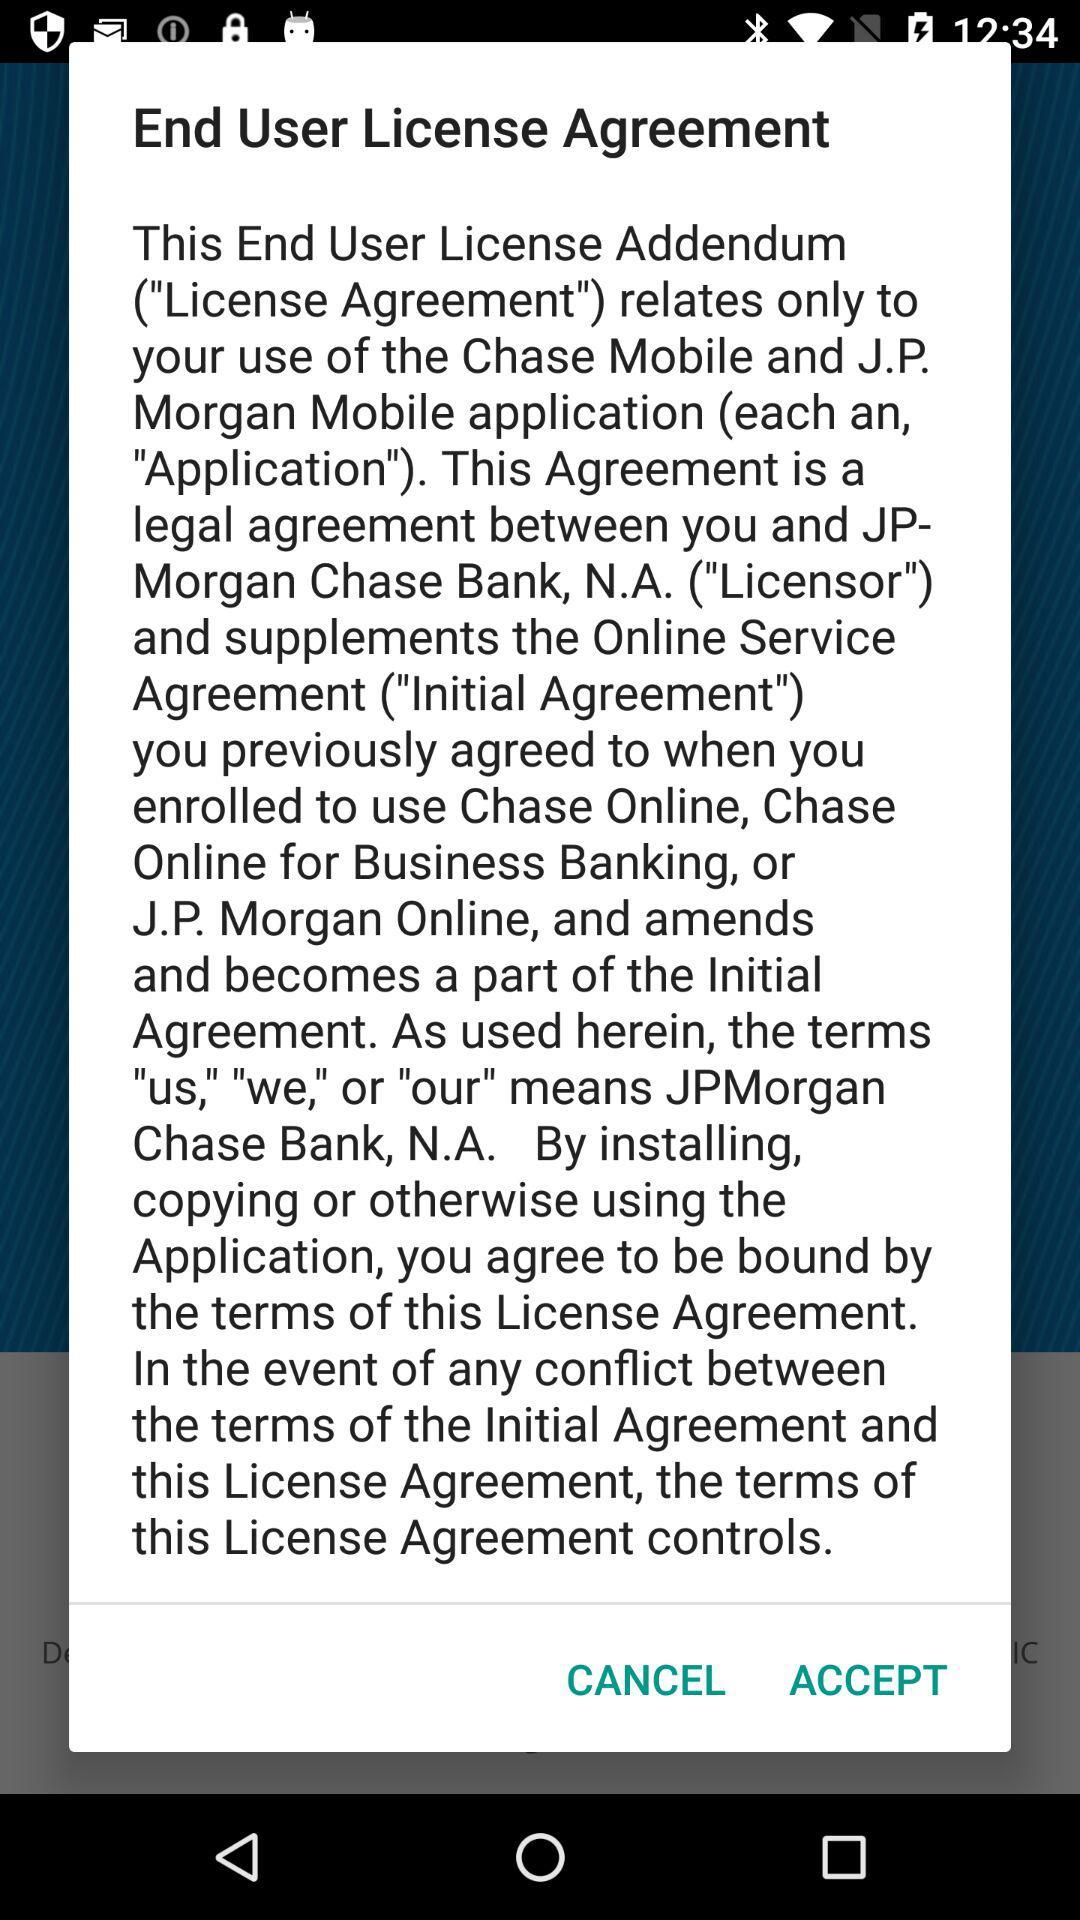 The image size is (1080, 1920). Describe the element at coordinates (646, 1678) in the screenshot. I see `the item to the left of accept` at that location.